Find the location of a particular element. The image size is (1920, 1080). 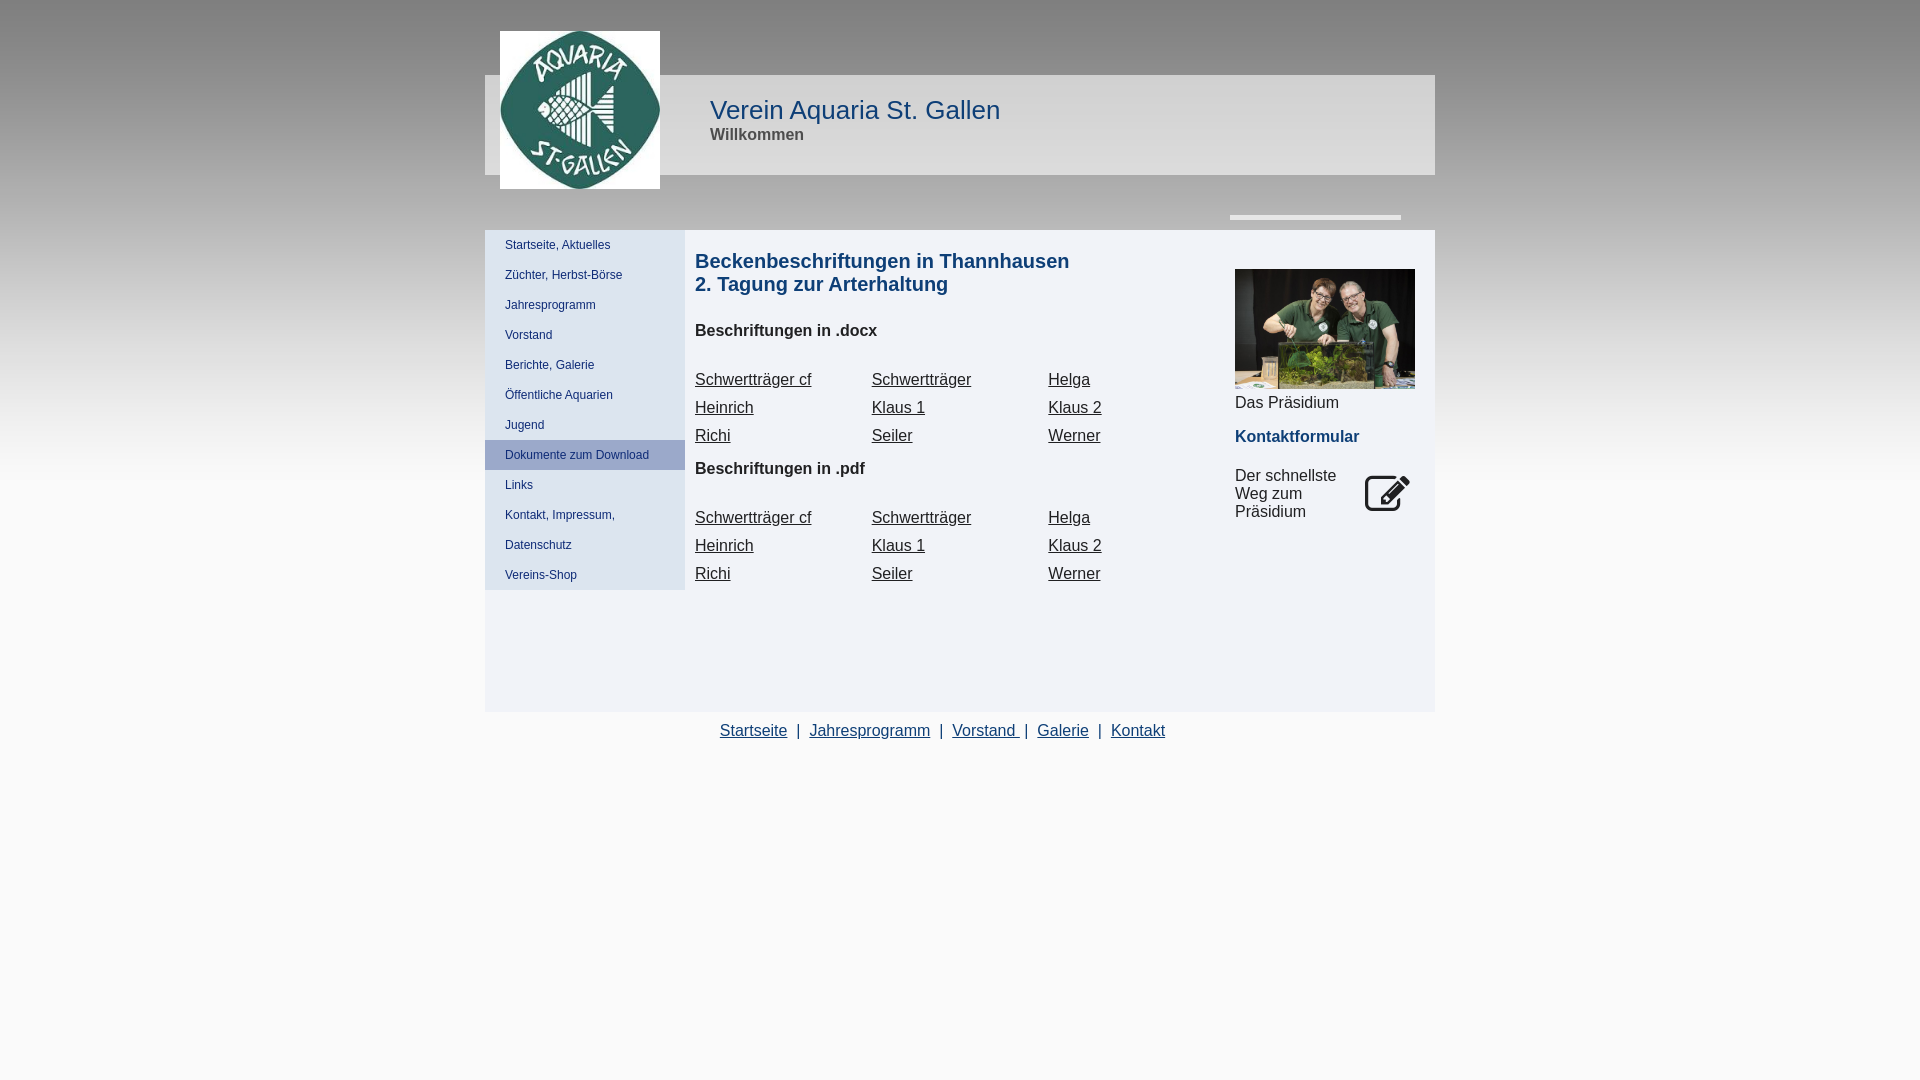

'Werner' is located at coordinates (1073, 573).